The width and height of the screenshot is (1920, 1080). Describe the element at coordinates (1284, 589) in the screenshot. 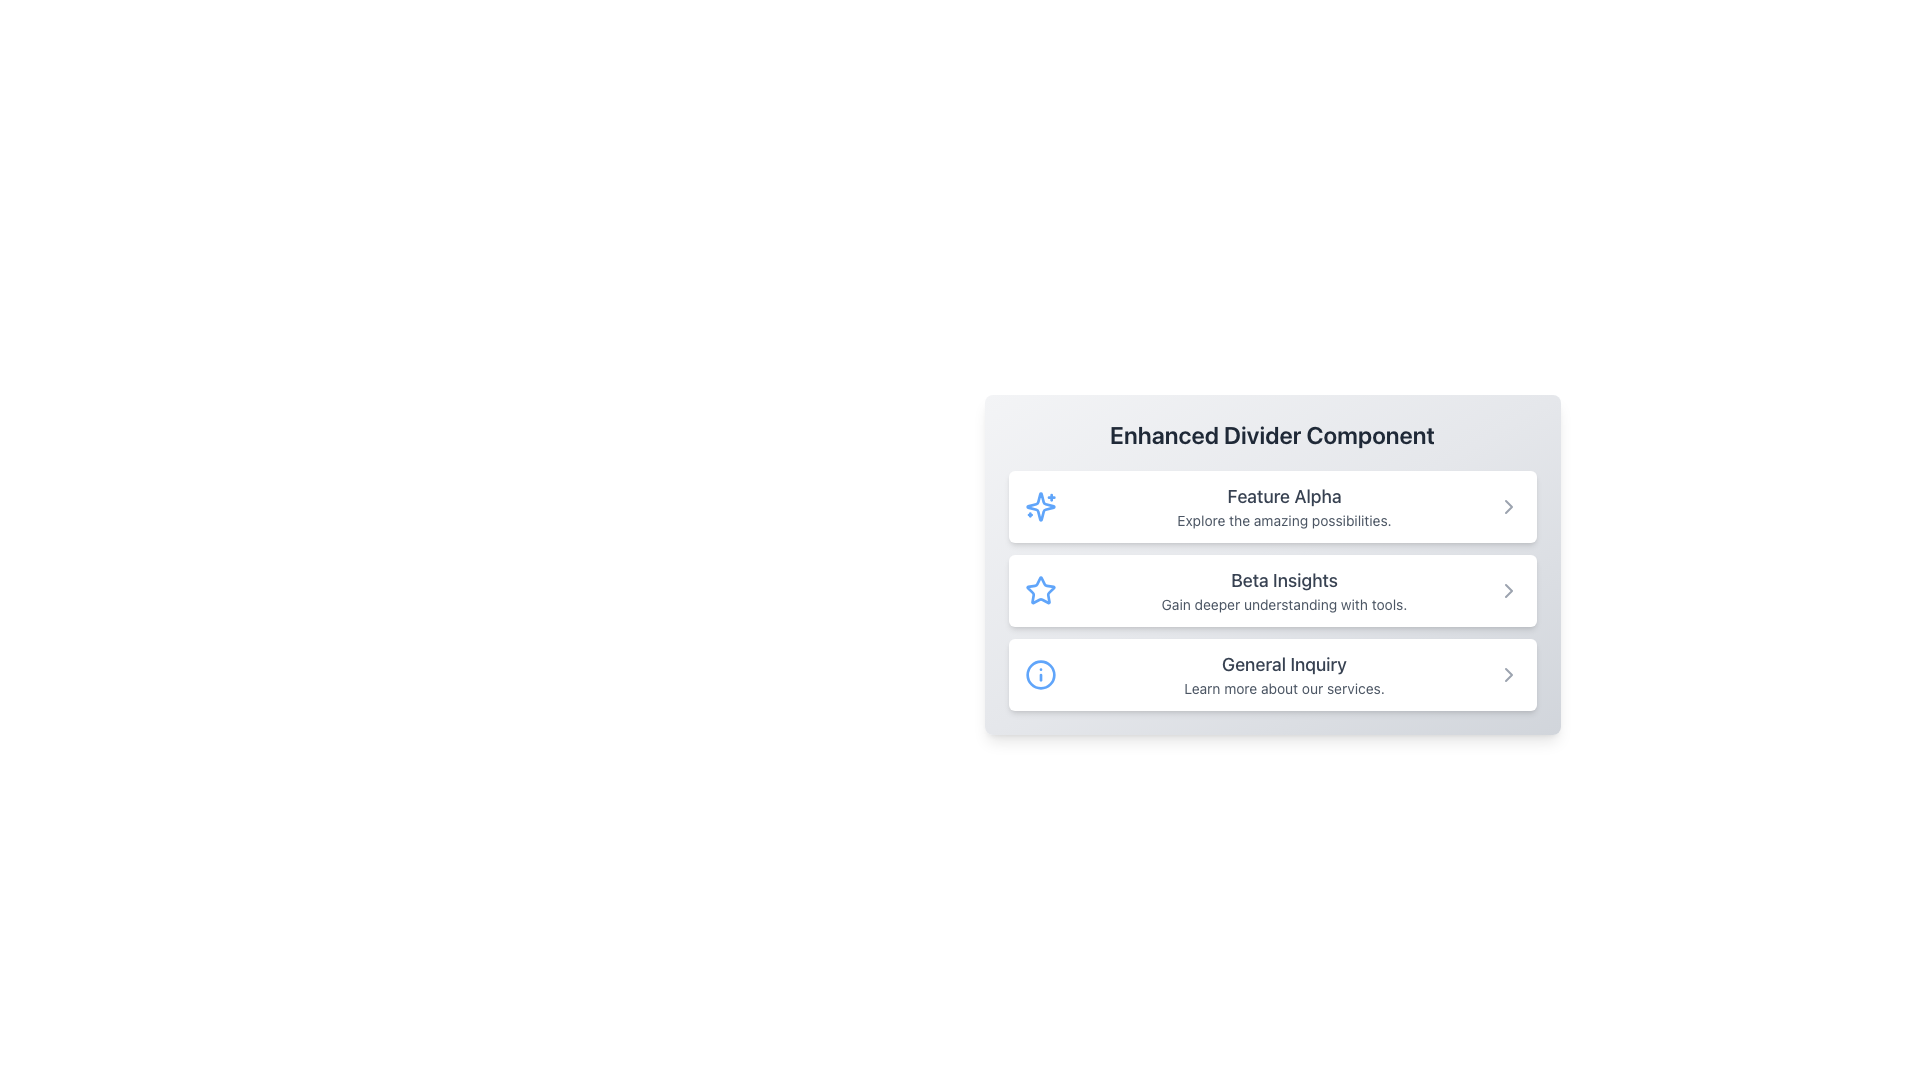

I see `the Text block element that contains 'Beta Insights' and 'Gain deeper understanding with tools.'` at that location.